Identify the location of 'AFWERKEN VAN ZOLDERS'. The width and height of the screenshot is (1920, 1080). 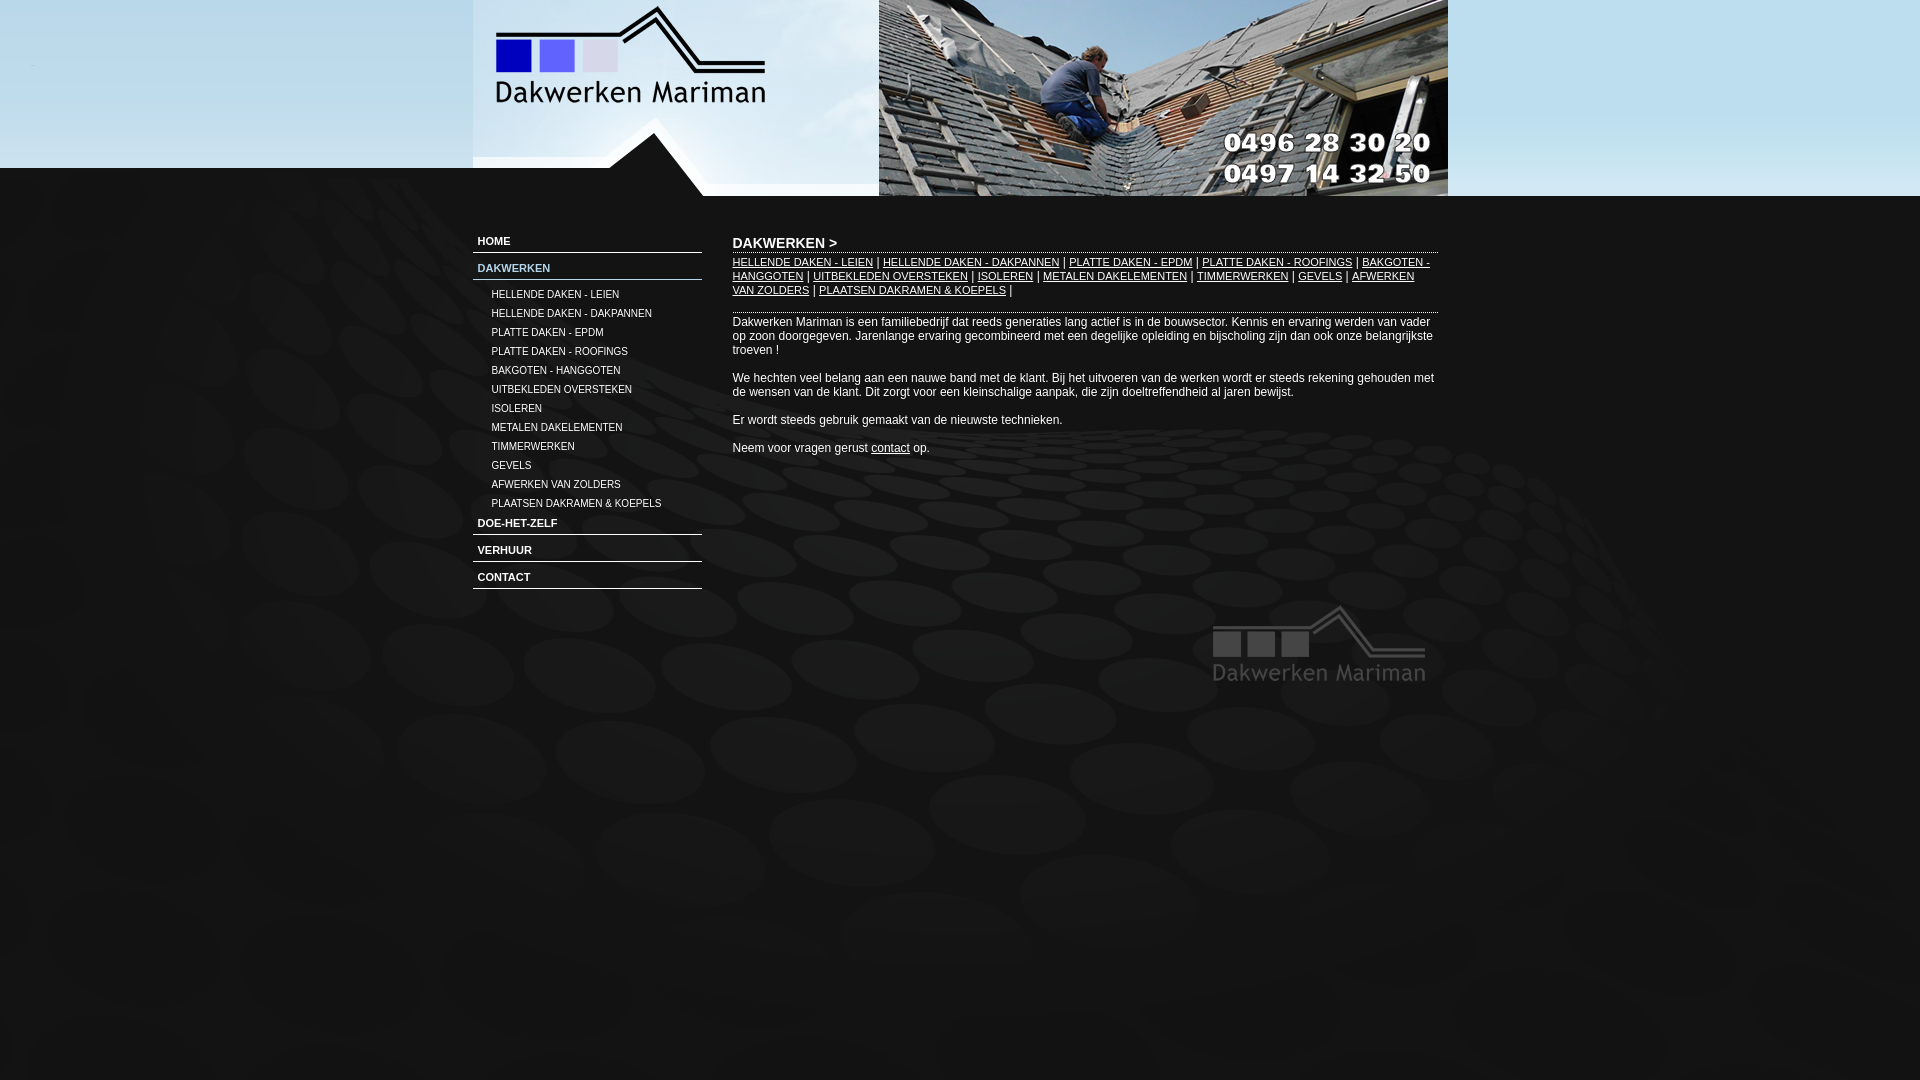
(582, 483).